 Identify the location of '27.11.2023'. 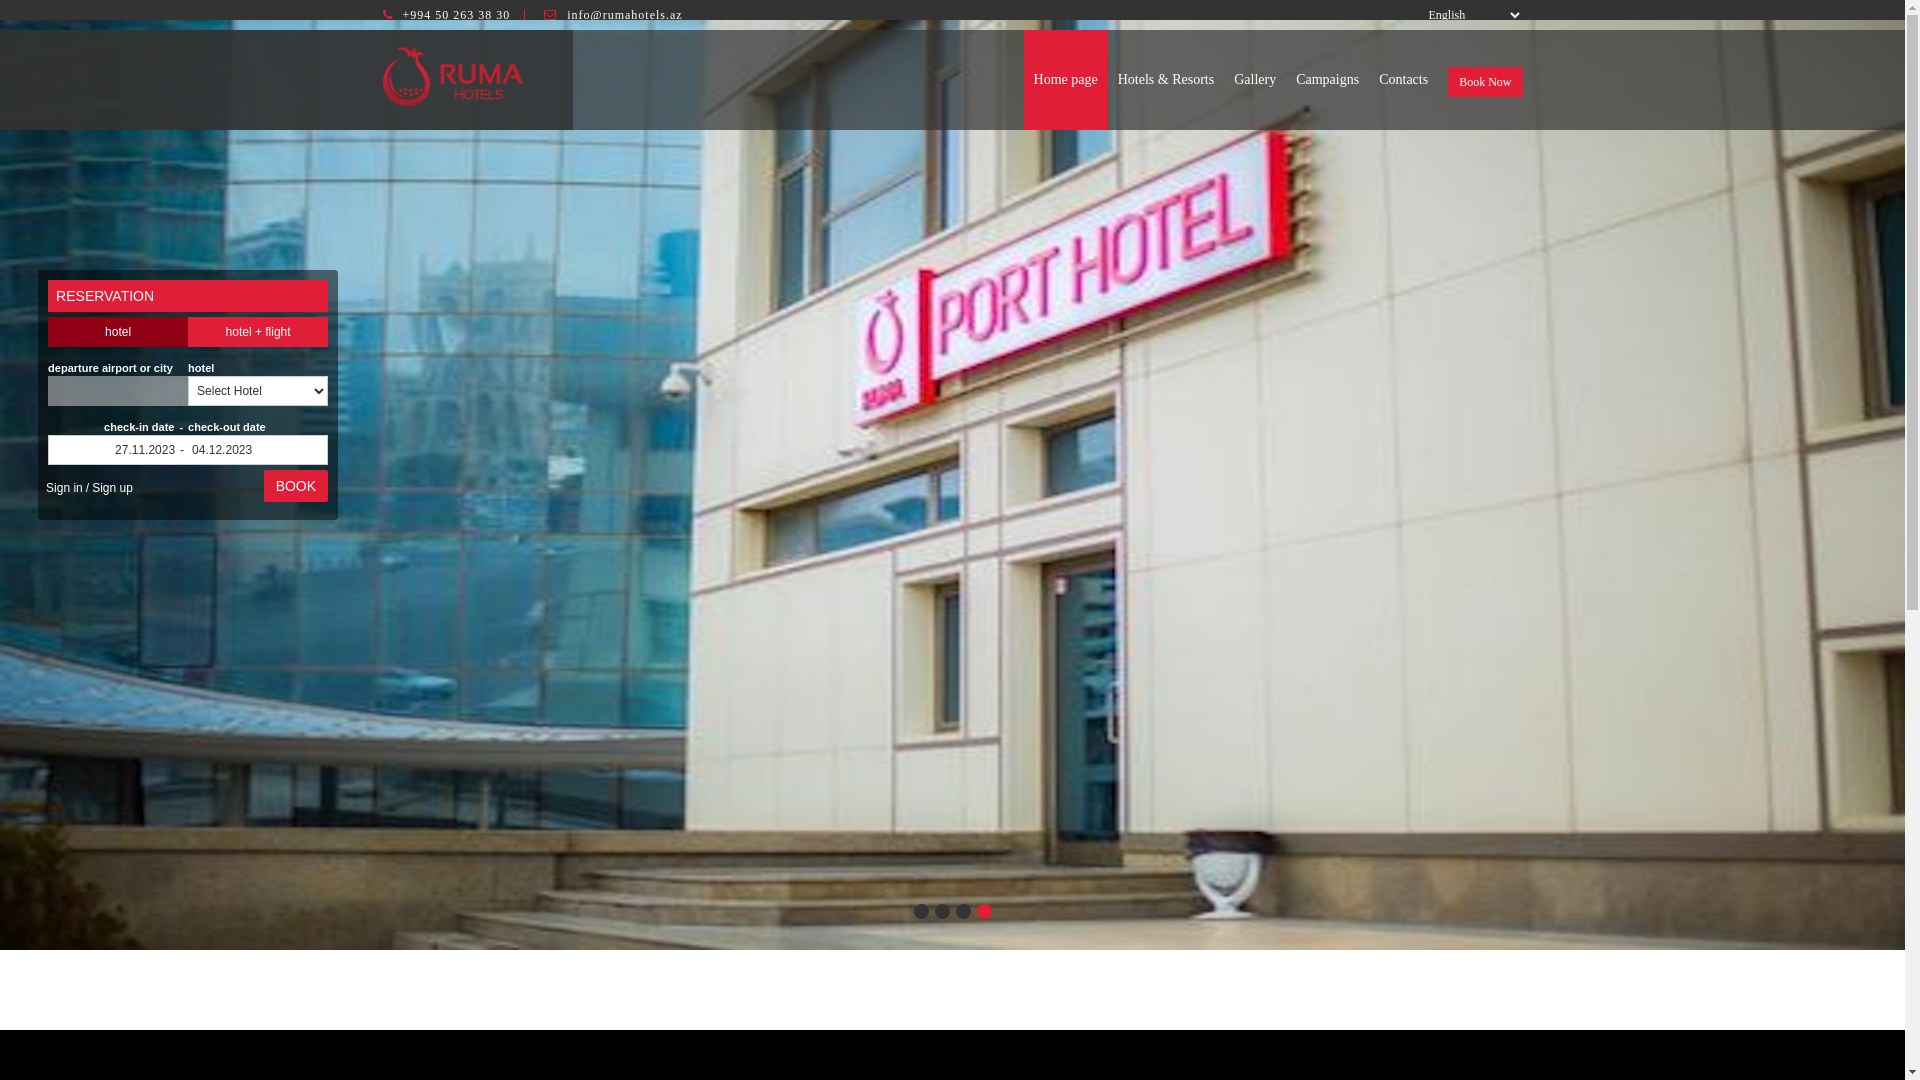
(117, 450).